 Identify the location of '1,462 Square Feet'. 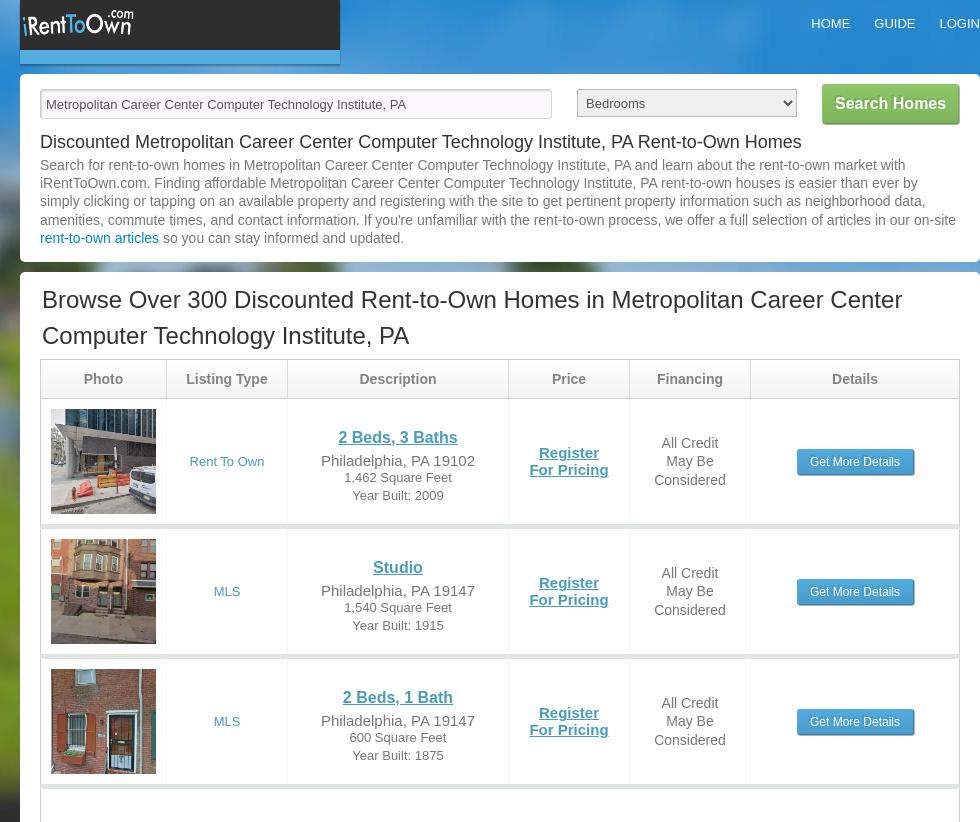
(397, 476).